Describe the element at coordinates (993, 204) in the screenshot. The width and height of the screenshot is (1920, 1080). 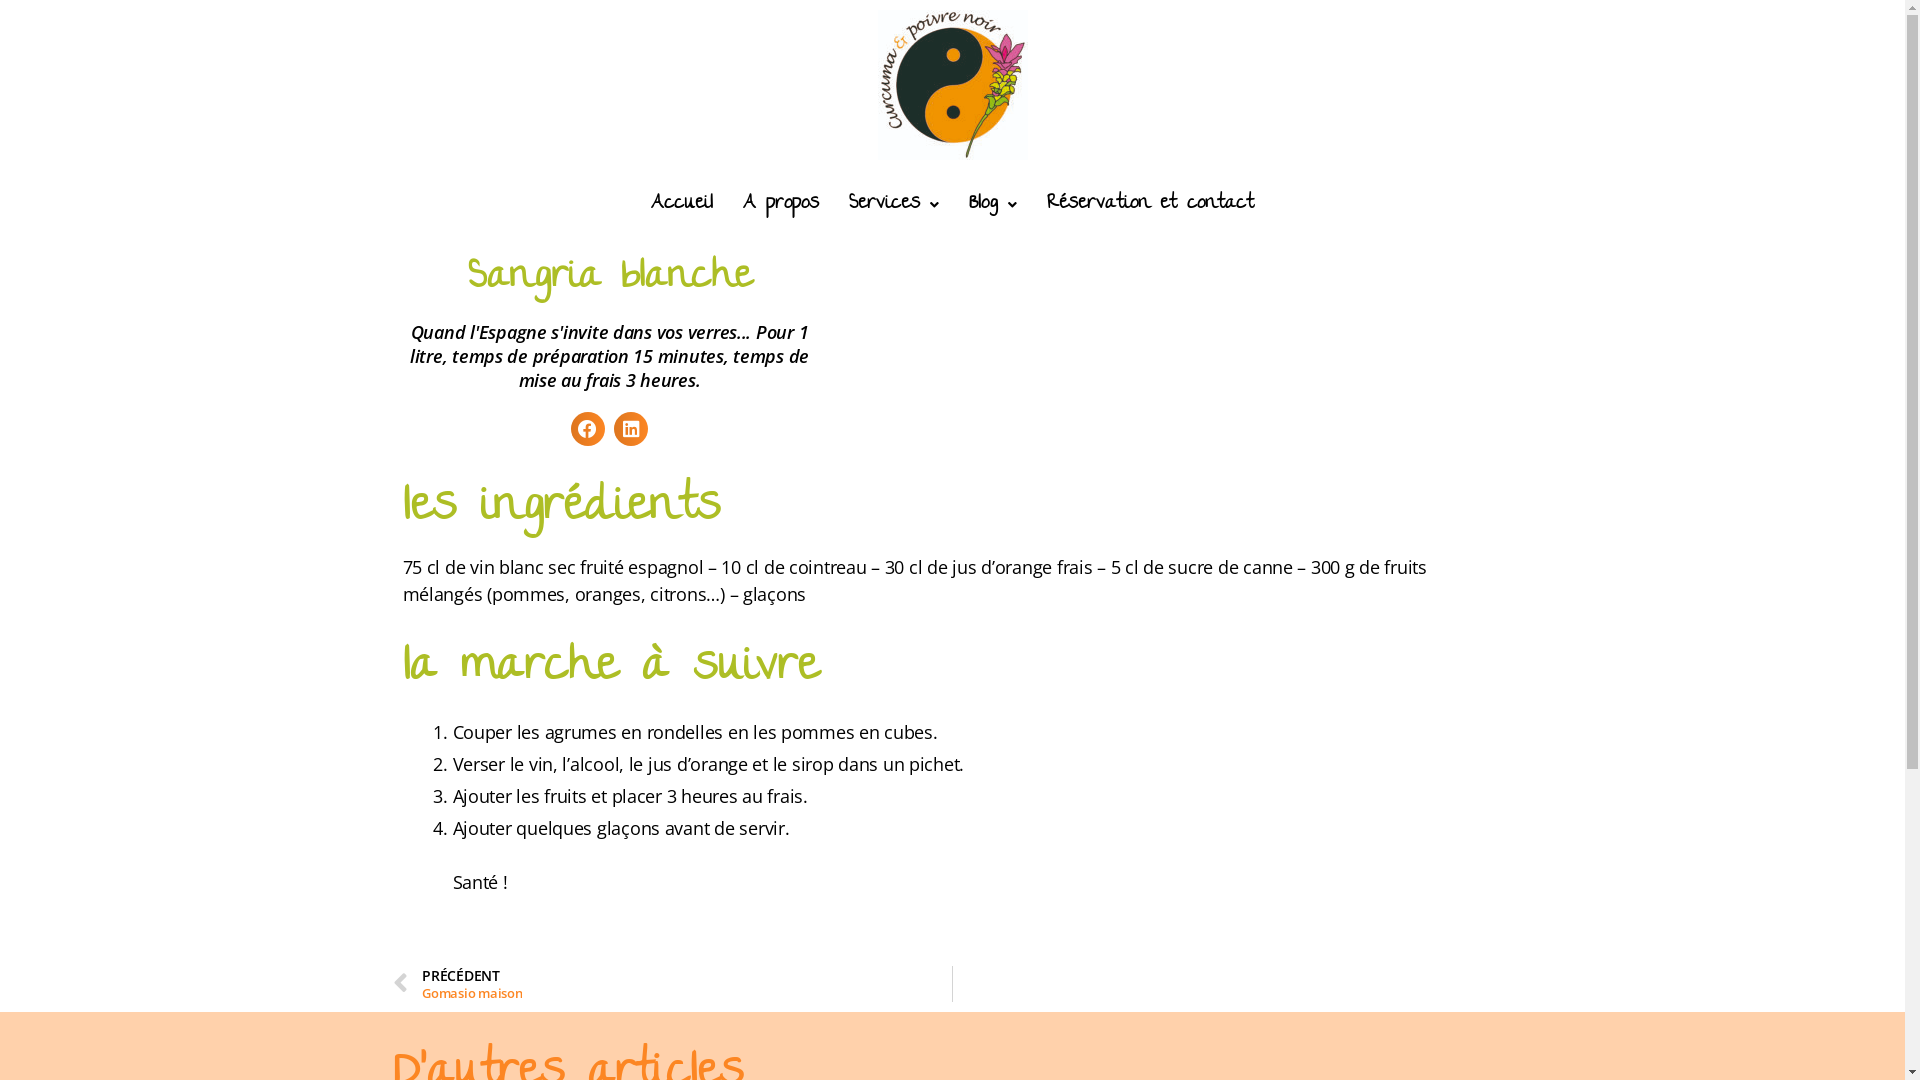
I see `'Blog'` at that location.